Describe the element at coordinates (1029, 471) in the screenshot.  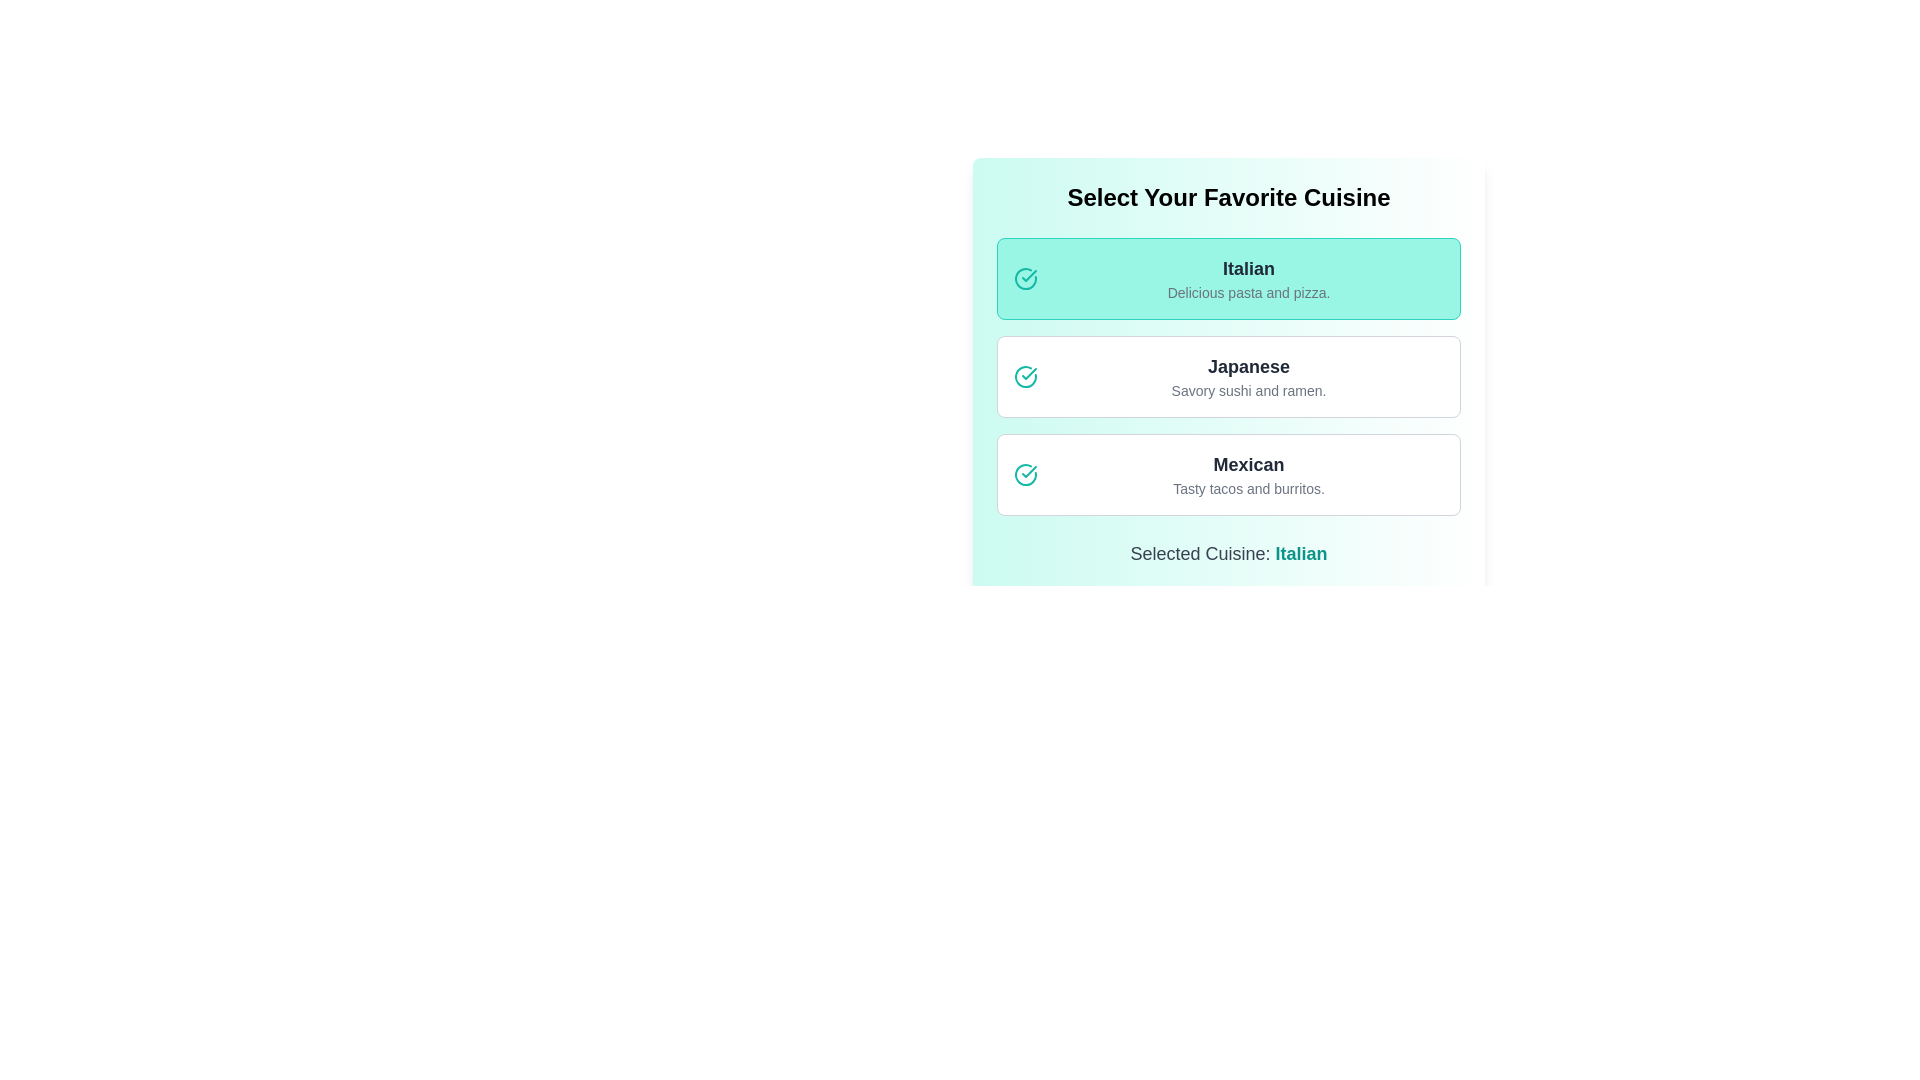
I see `the circular icon to the left of the 'Japanese' cuisine option` at that location.